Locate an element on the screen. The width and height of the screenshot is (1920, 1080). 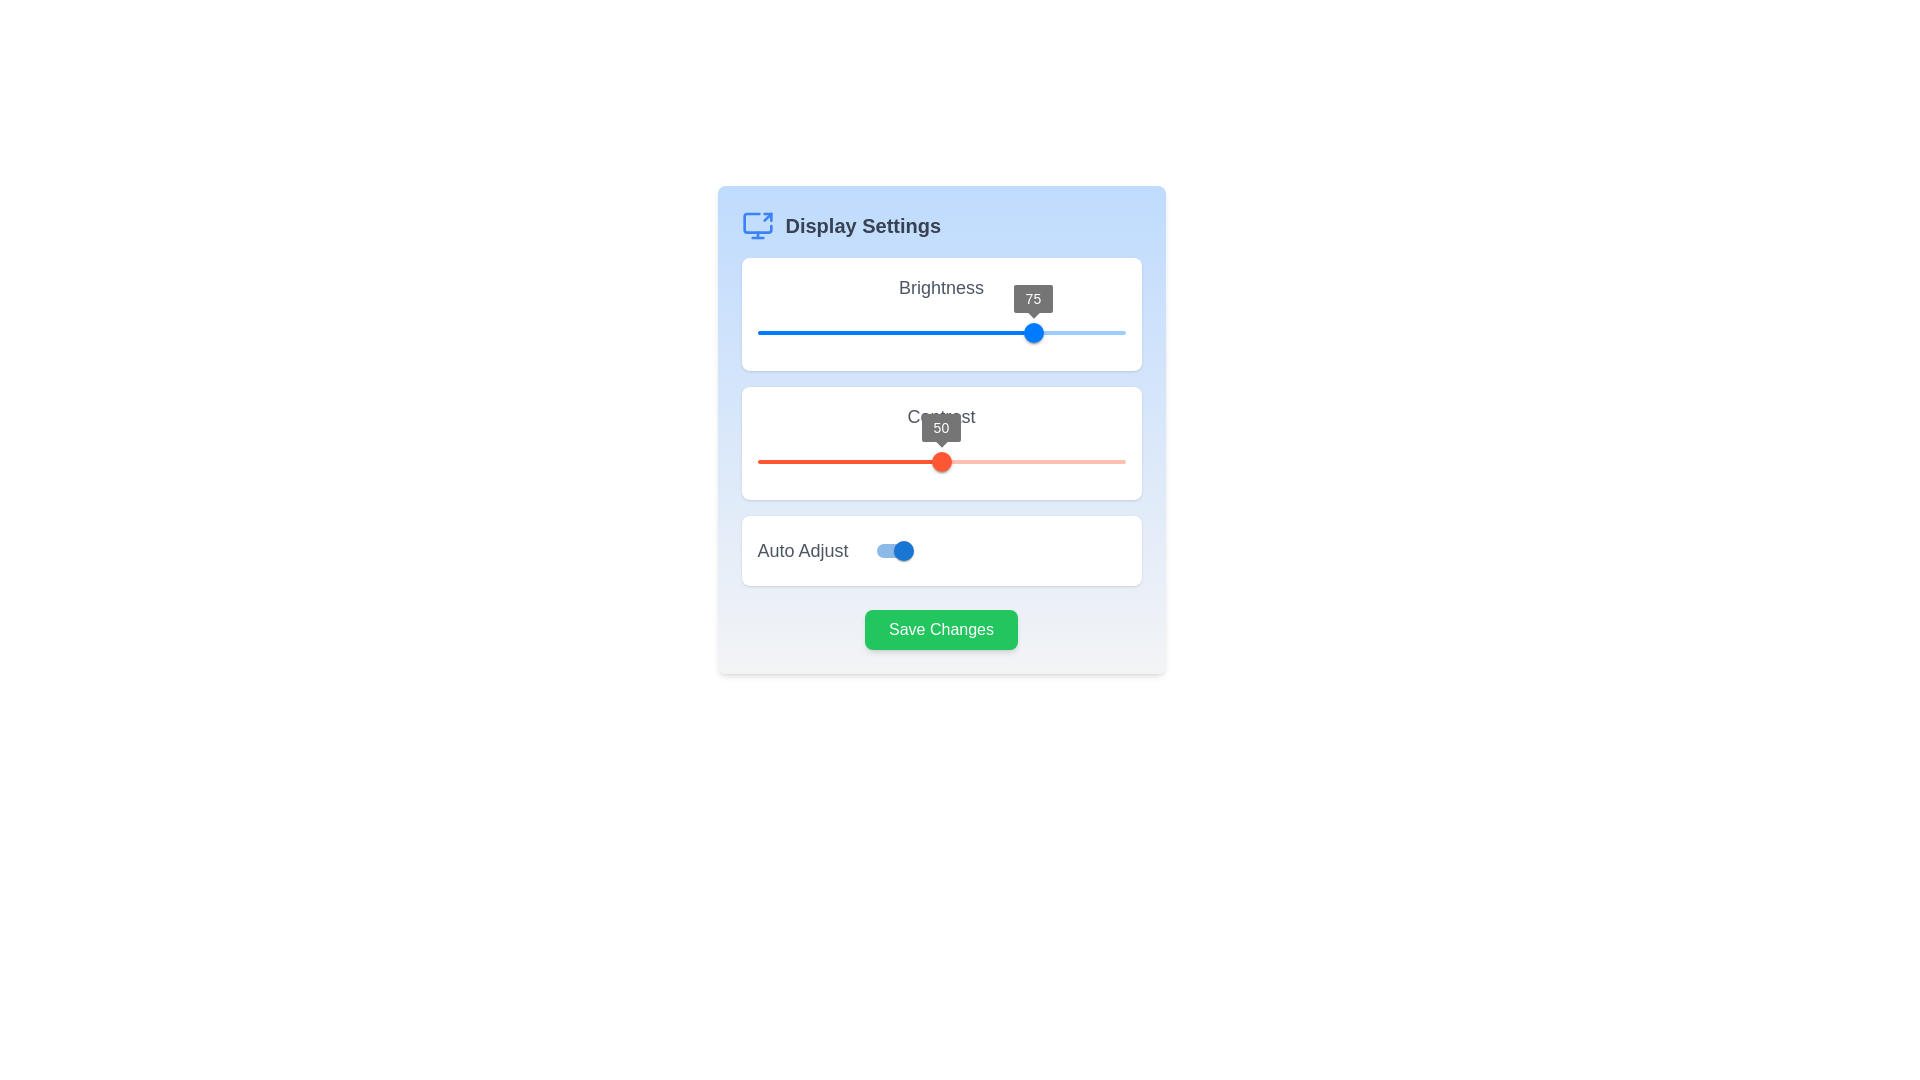
the brightness level is located at coordinates (1026, 331).